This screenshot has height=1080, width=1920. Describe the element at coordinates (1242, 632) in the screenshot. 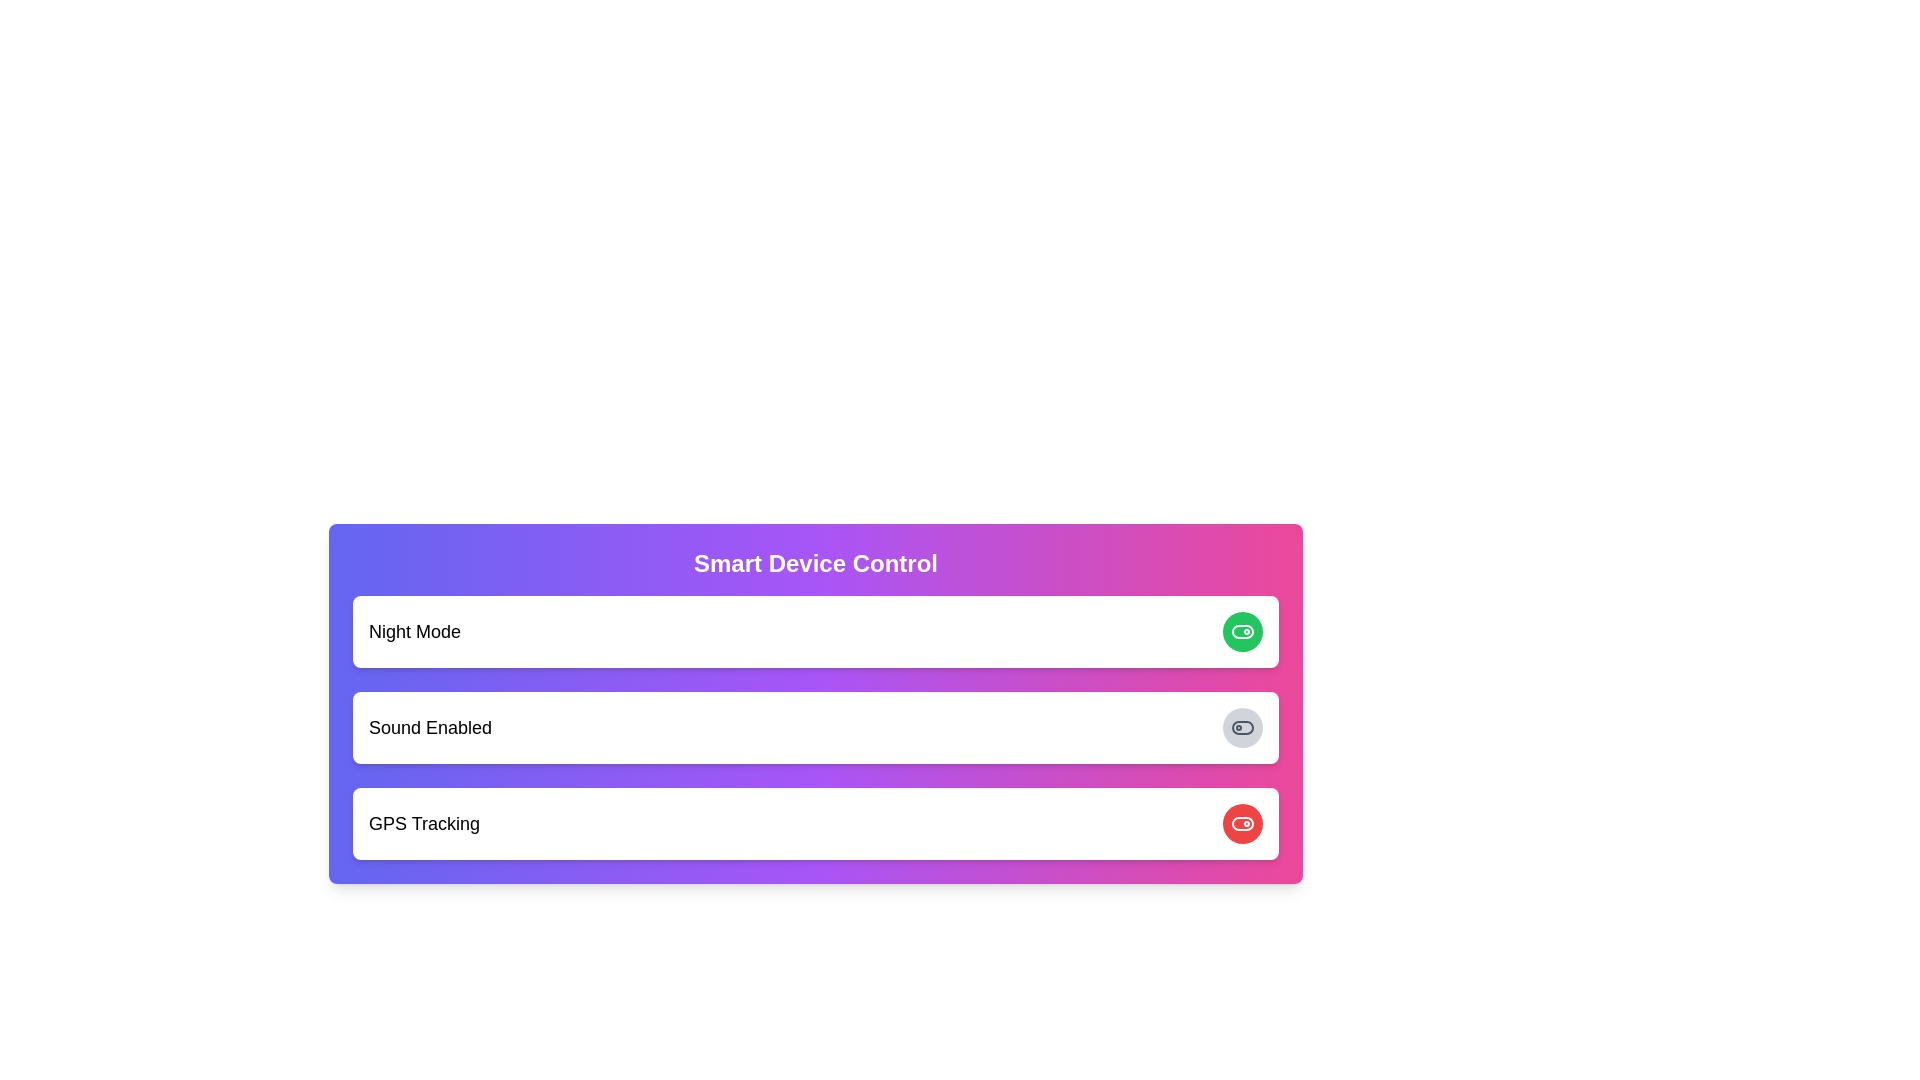

I see `the larger green rectangle of the toggle switch indicating the active state, located in the top-most control row aligned with the 'Night Mode' label` at that location.